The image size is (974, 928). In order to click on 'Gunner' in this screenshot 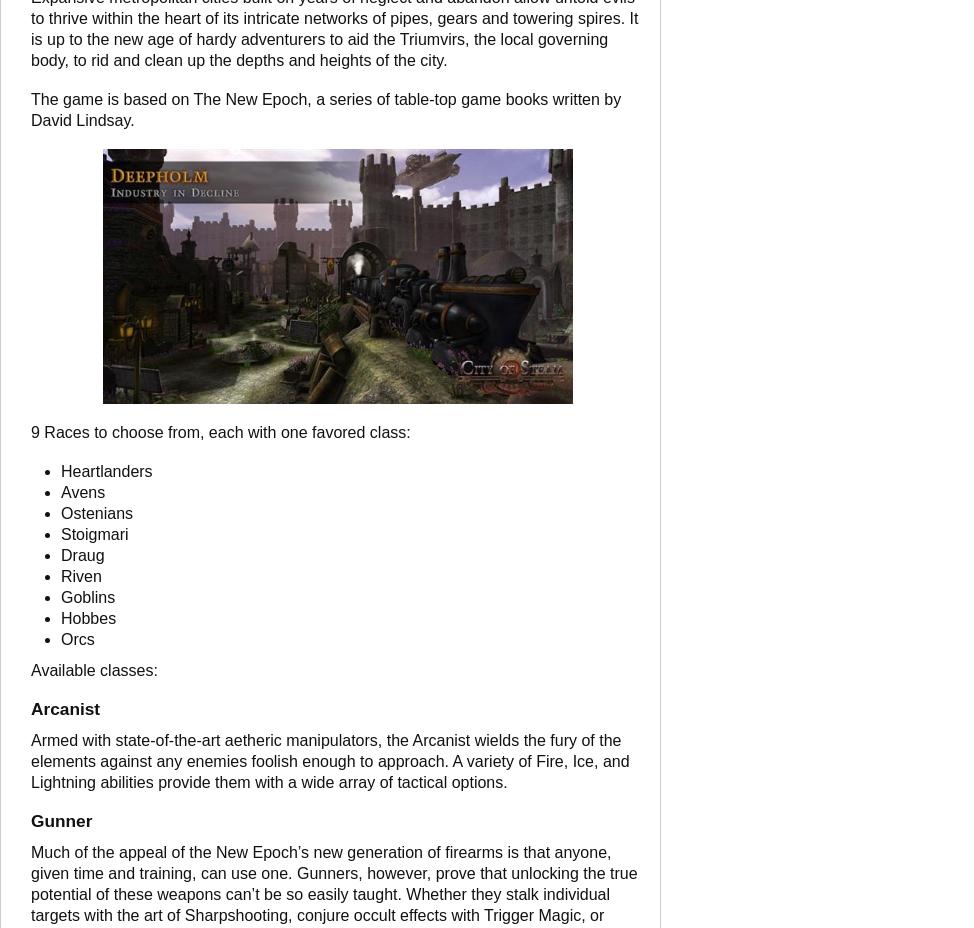, I will do `click(61, 821)`.